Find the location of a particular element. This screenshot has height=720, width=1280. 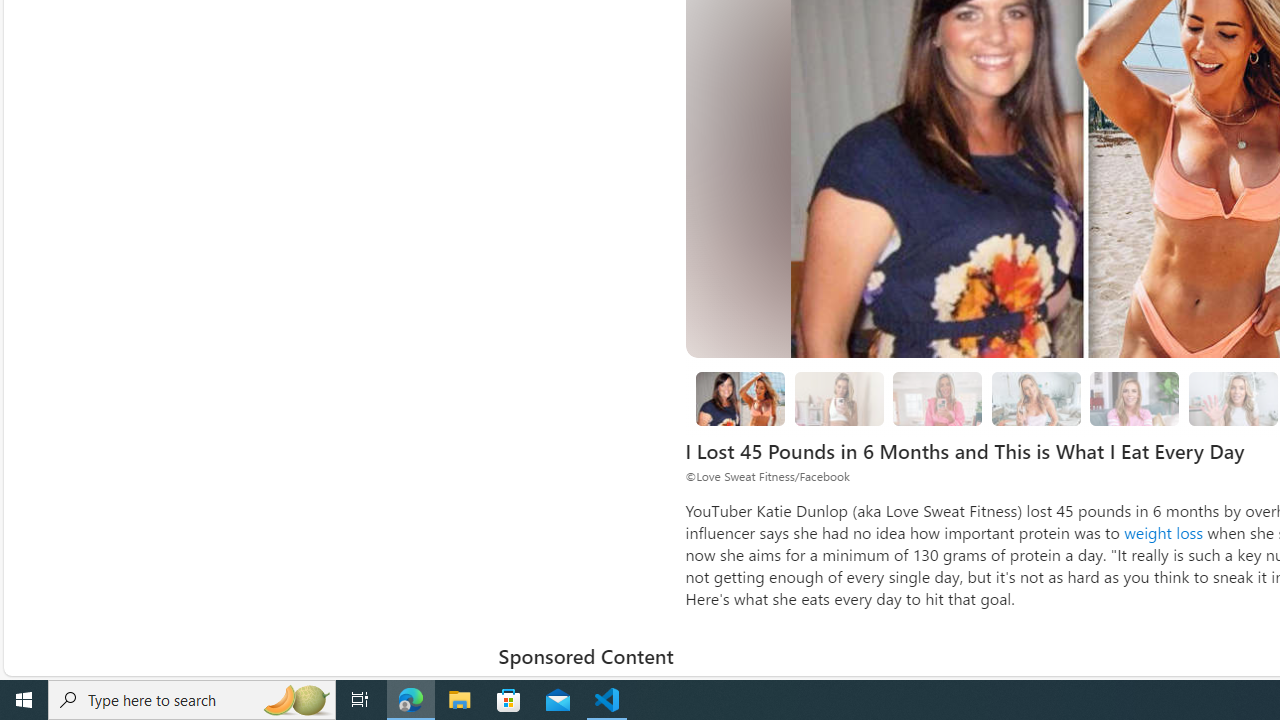

'Class: progress' is located at coordinates (1134, 395).